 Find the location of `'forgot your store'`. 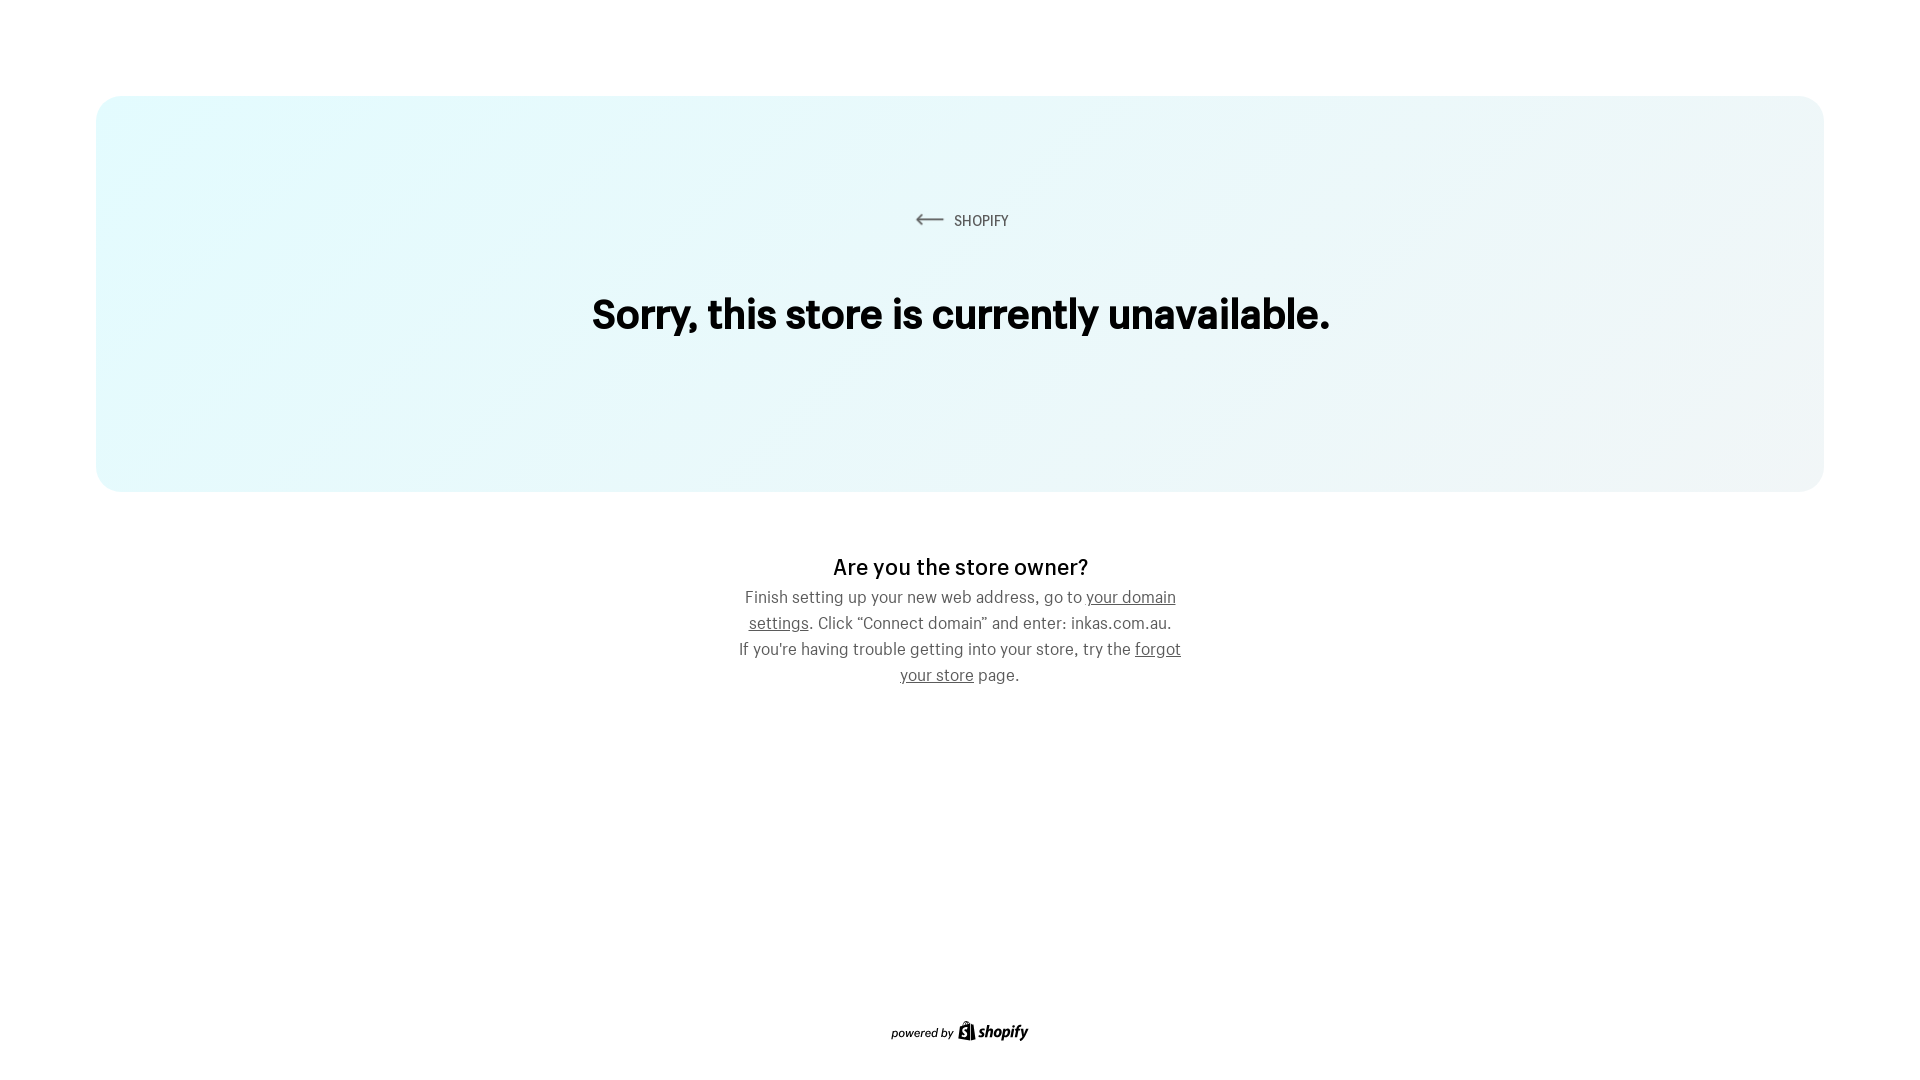

'forgot your store' is located at coordinates (1040, 659).